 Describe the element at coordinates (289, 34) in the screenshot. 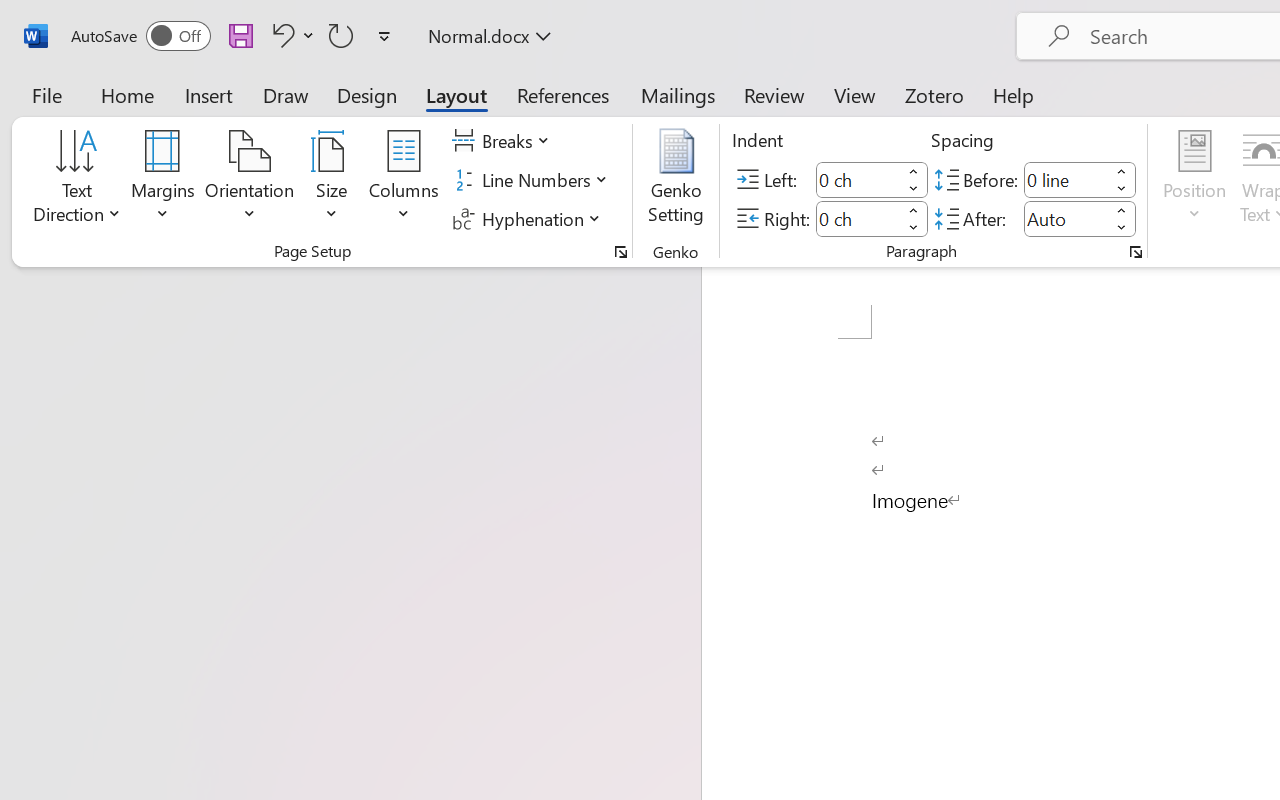

I see `'Undo Paragraph Formatting'` at that location.